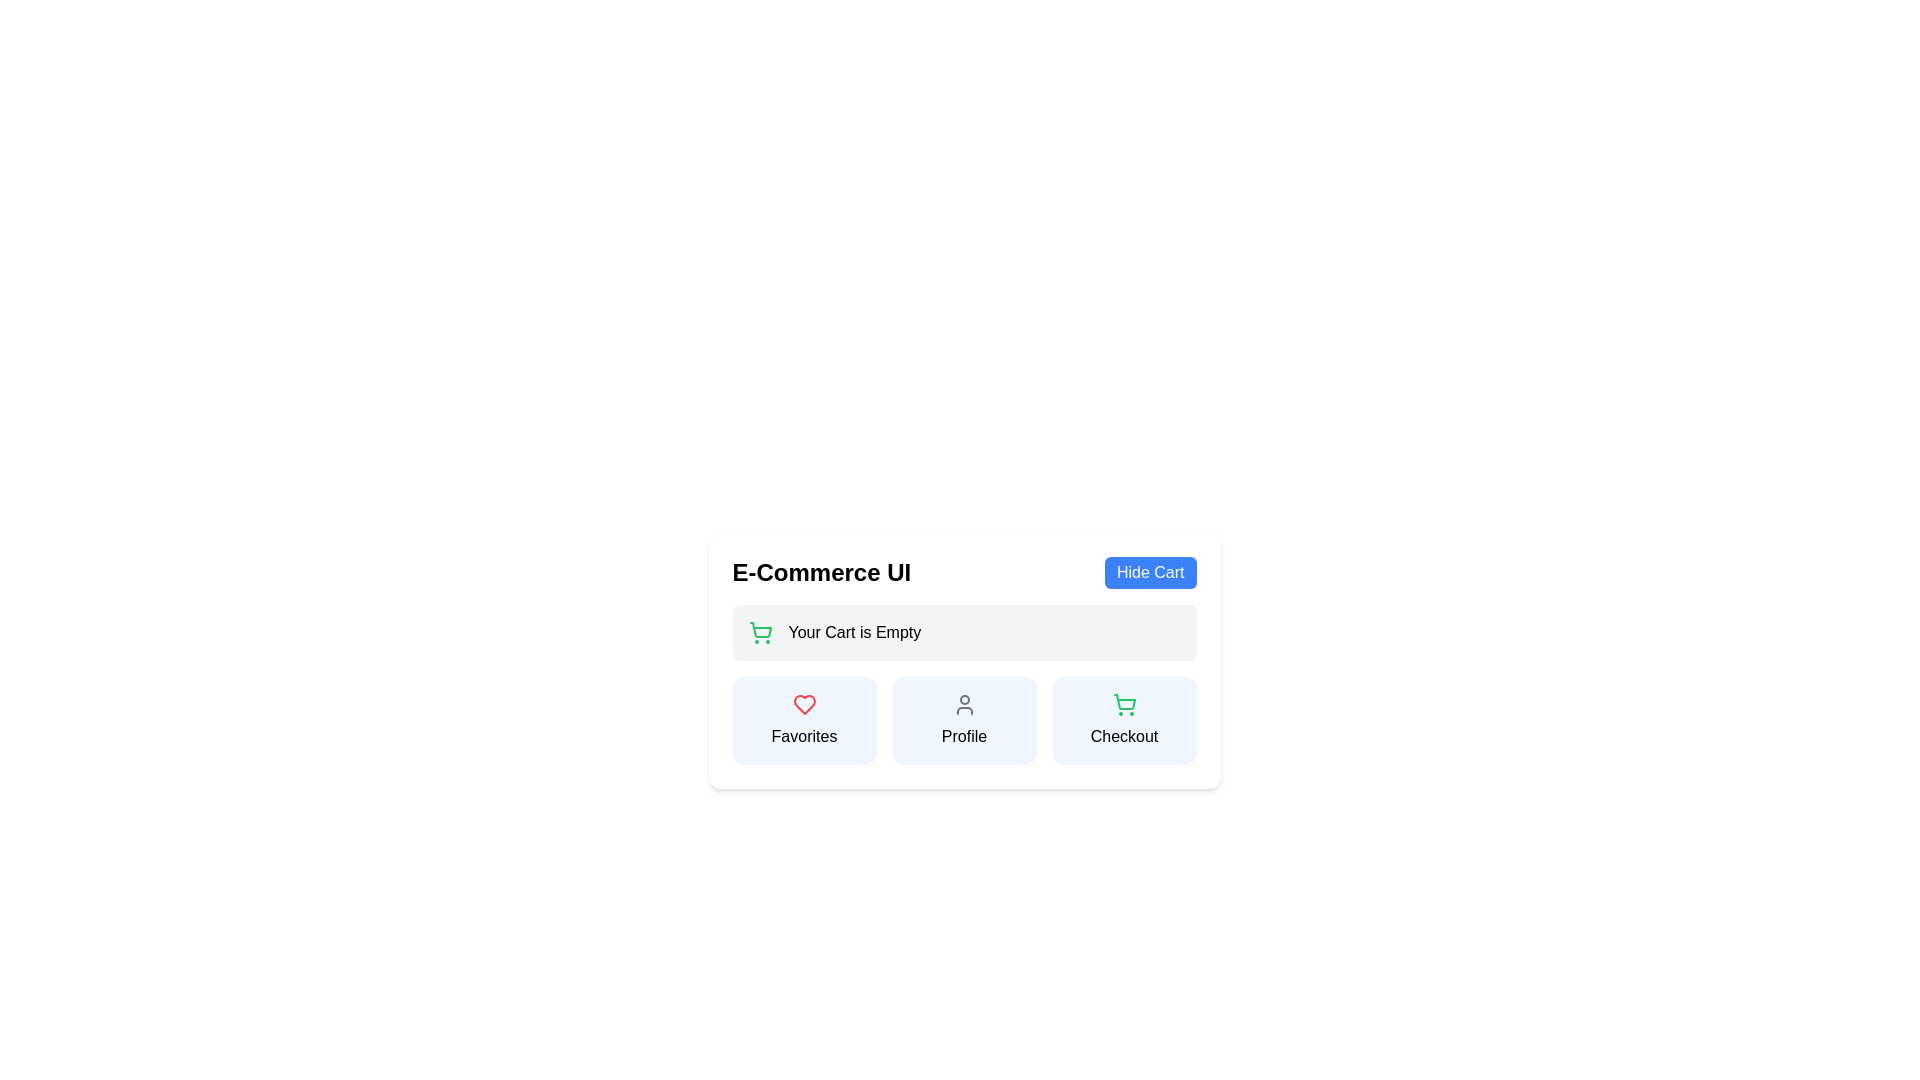 The width and height of the screenshot is (1920, 1080). Describe the element at coordinates (1124, 704) in the screenshot. I see `the checkout icon located at the bottom-right corner of the favorites and profile elements, which symbolizes the checkout function of the e-commerce platform` at that location.